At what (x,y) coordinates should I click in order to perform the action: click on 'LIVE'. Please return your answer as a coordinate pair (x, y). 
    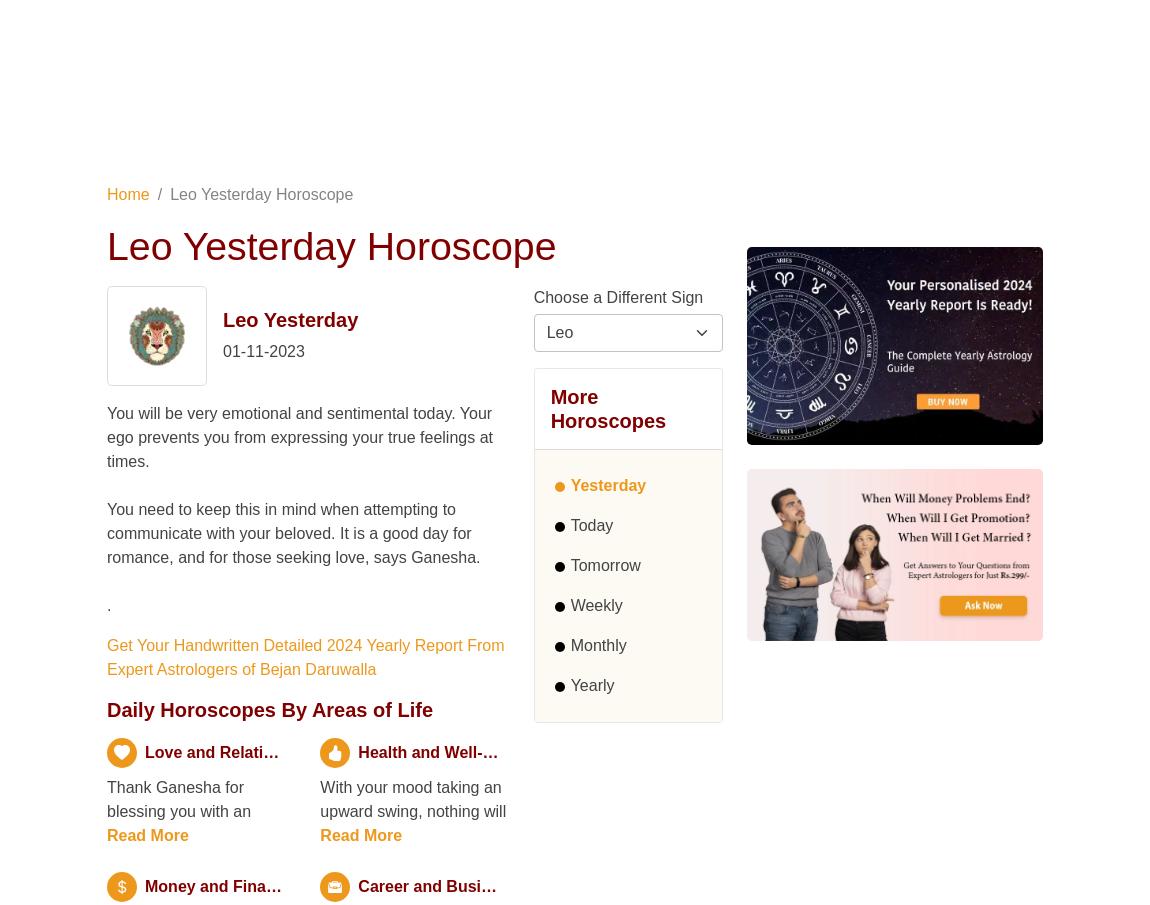
    Looking at the image, I should click on (169, 88).